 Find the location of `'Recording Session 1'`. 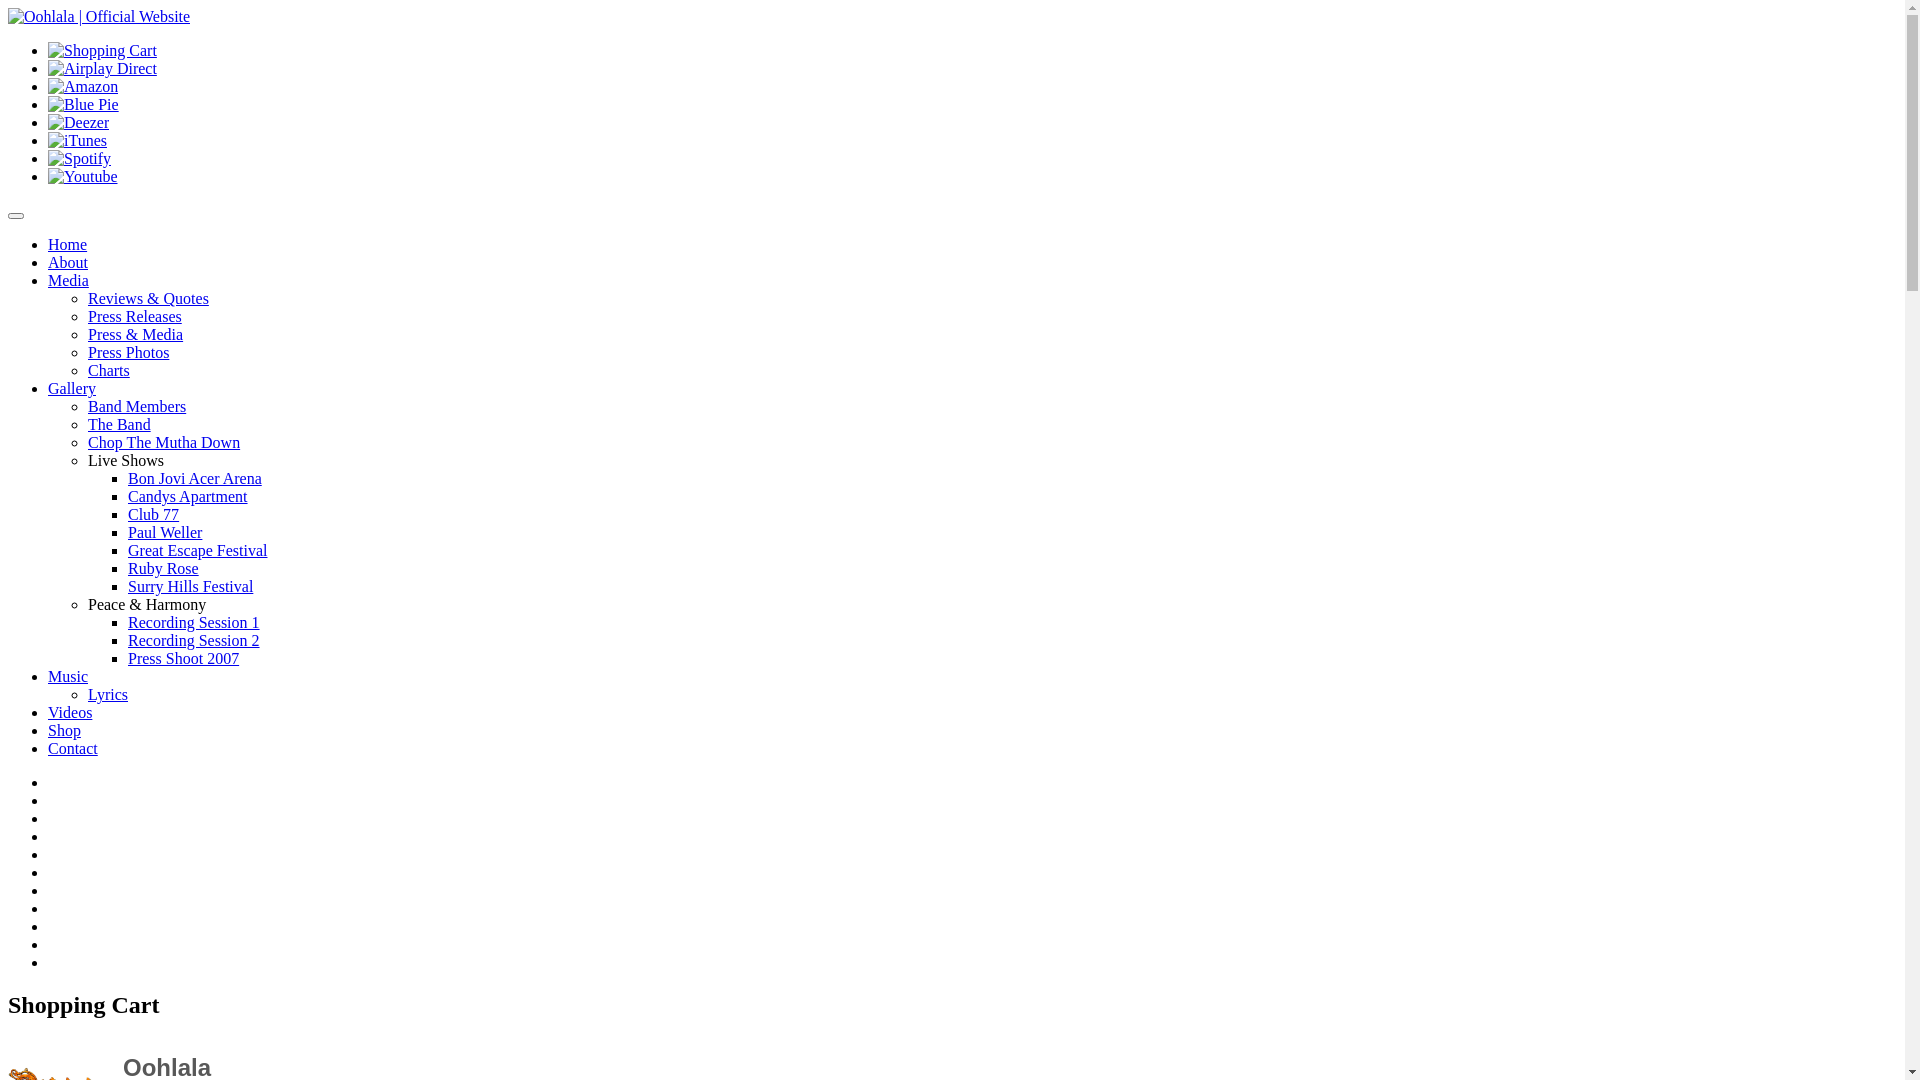

'Recording Session 1' is located at coordinates (193, 621).